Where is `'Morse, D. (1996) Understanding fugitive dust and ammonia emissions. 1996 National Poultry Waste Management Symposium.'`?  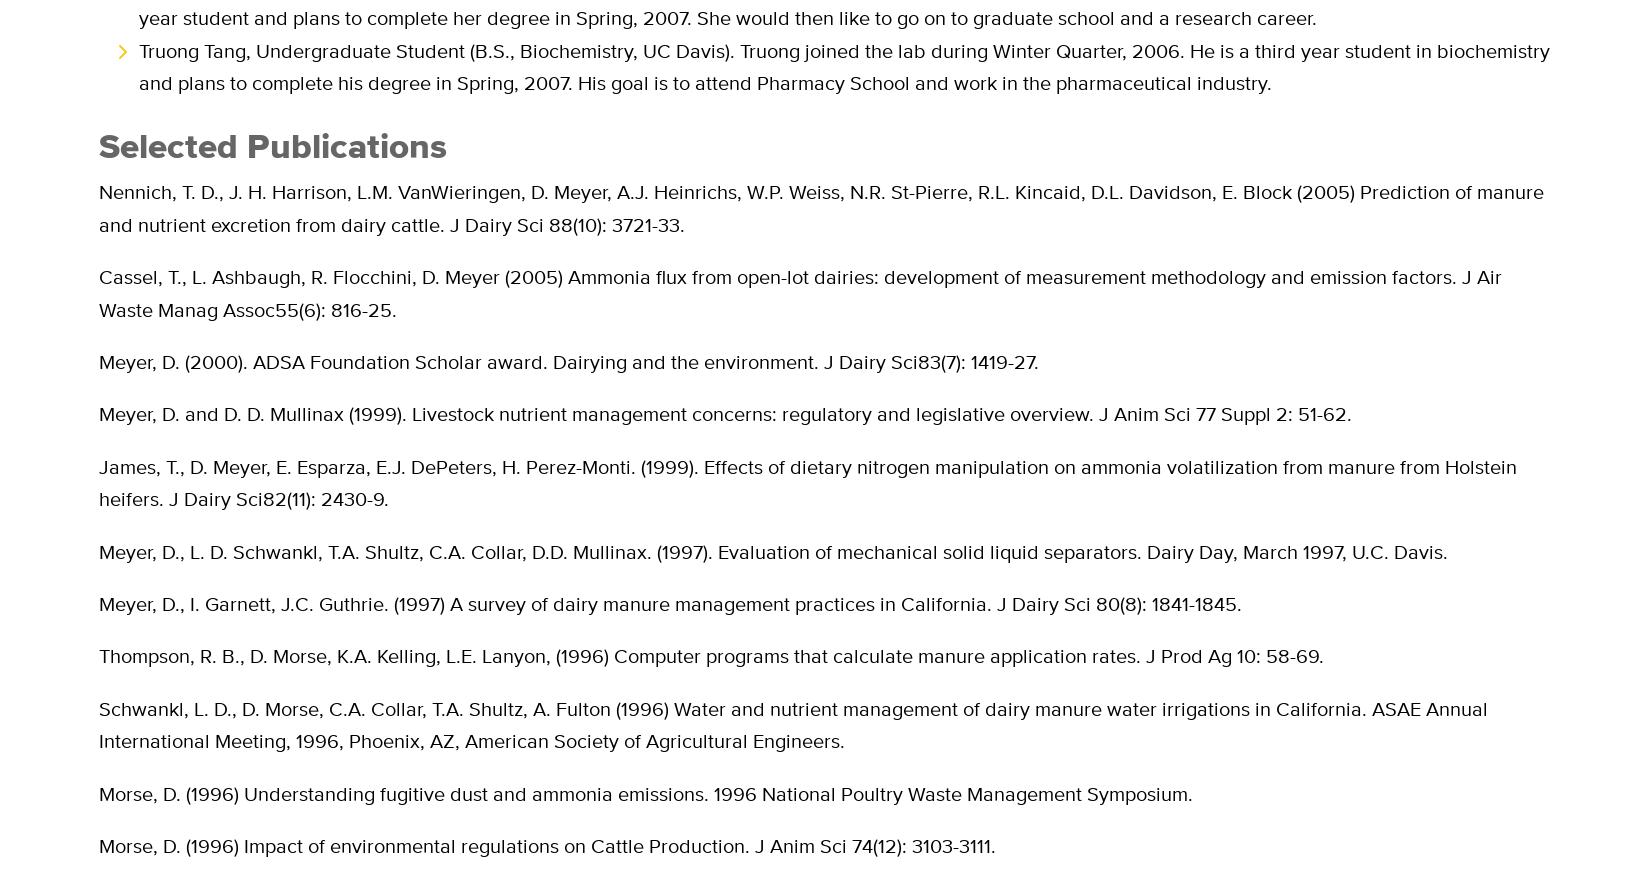
'Morse, D. (1996) Understanding fugitive dust and ammonia emissions. 1996 National Poultry Waste Management Symposium.' is located at coordinates (98, 793).